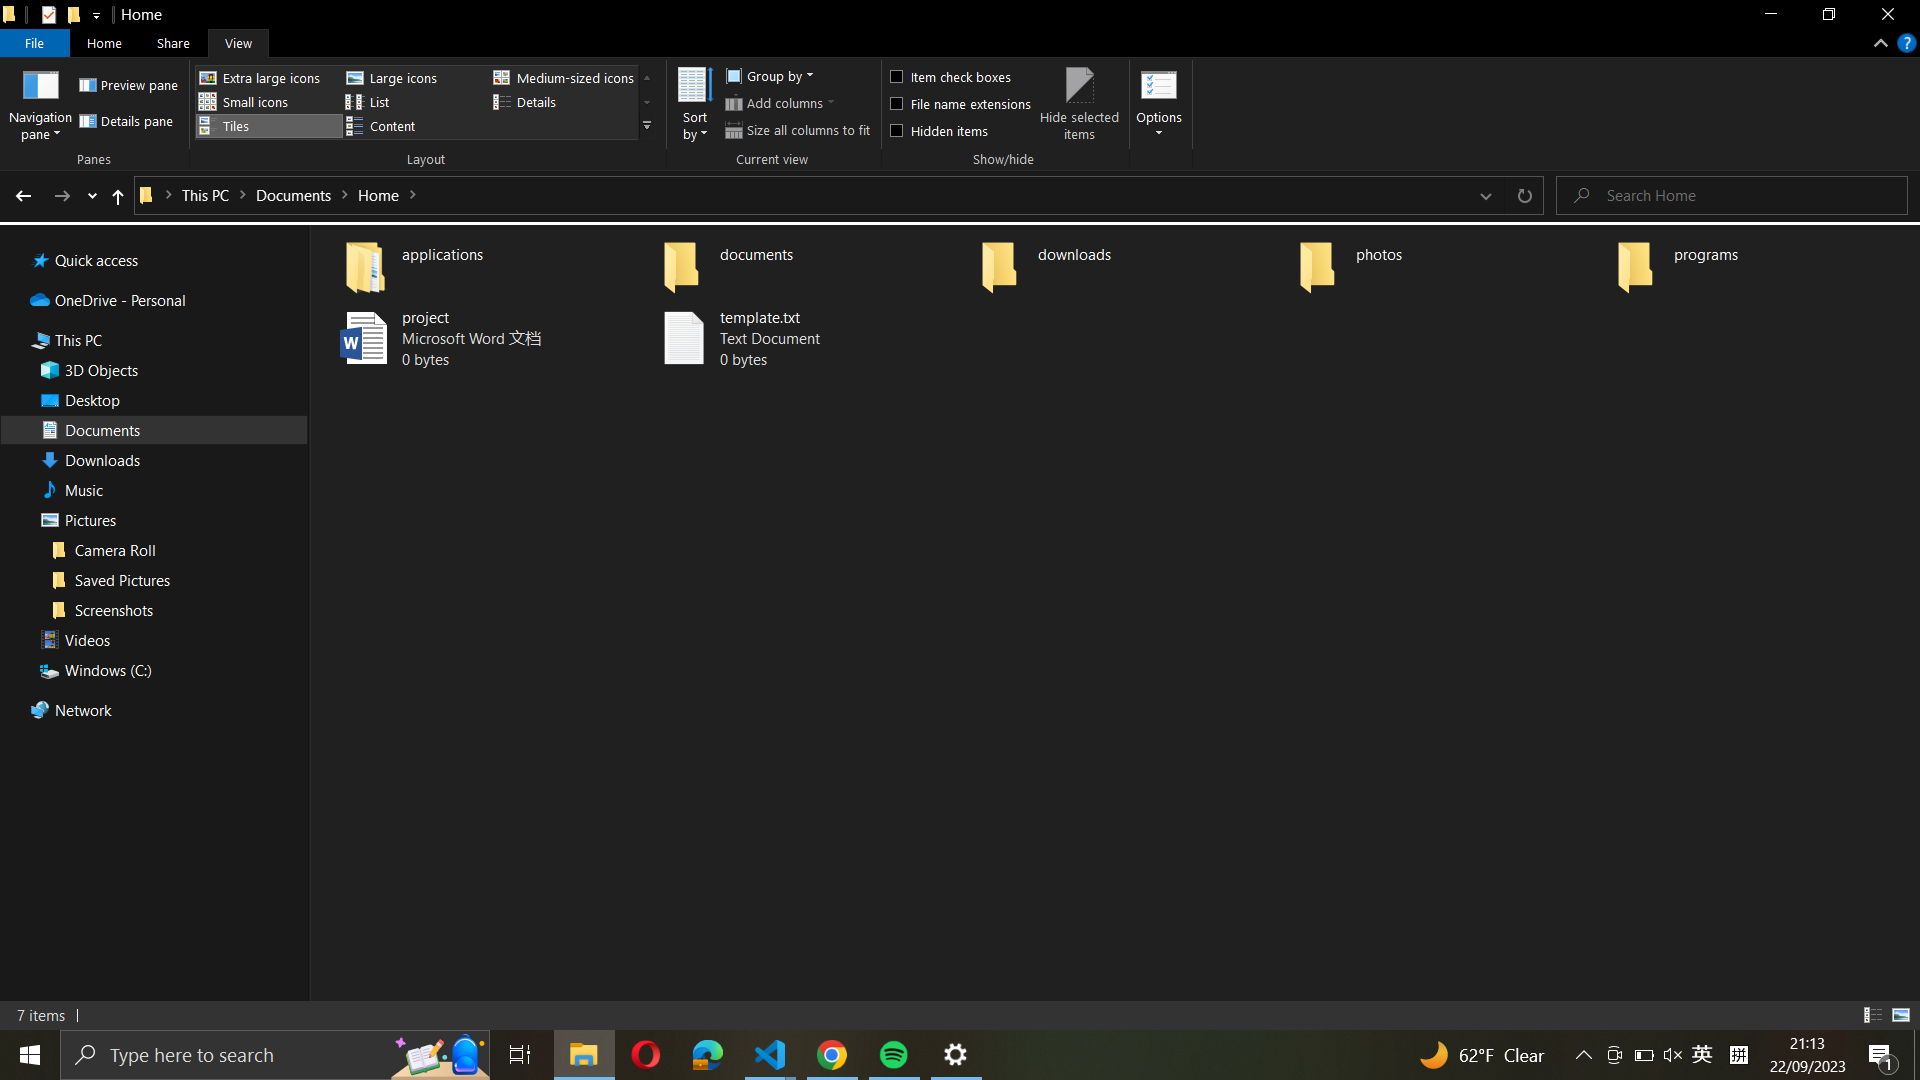 The image size is (1920, 1080). Describe the element at coordinates (476, 338) in the screenshot. I see `Change the title of "project.docx" to be "final_project.docx` at that location.